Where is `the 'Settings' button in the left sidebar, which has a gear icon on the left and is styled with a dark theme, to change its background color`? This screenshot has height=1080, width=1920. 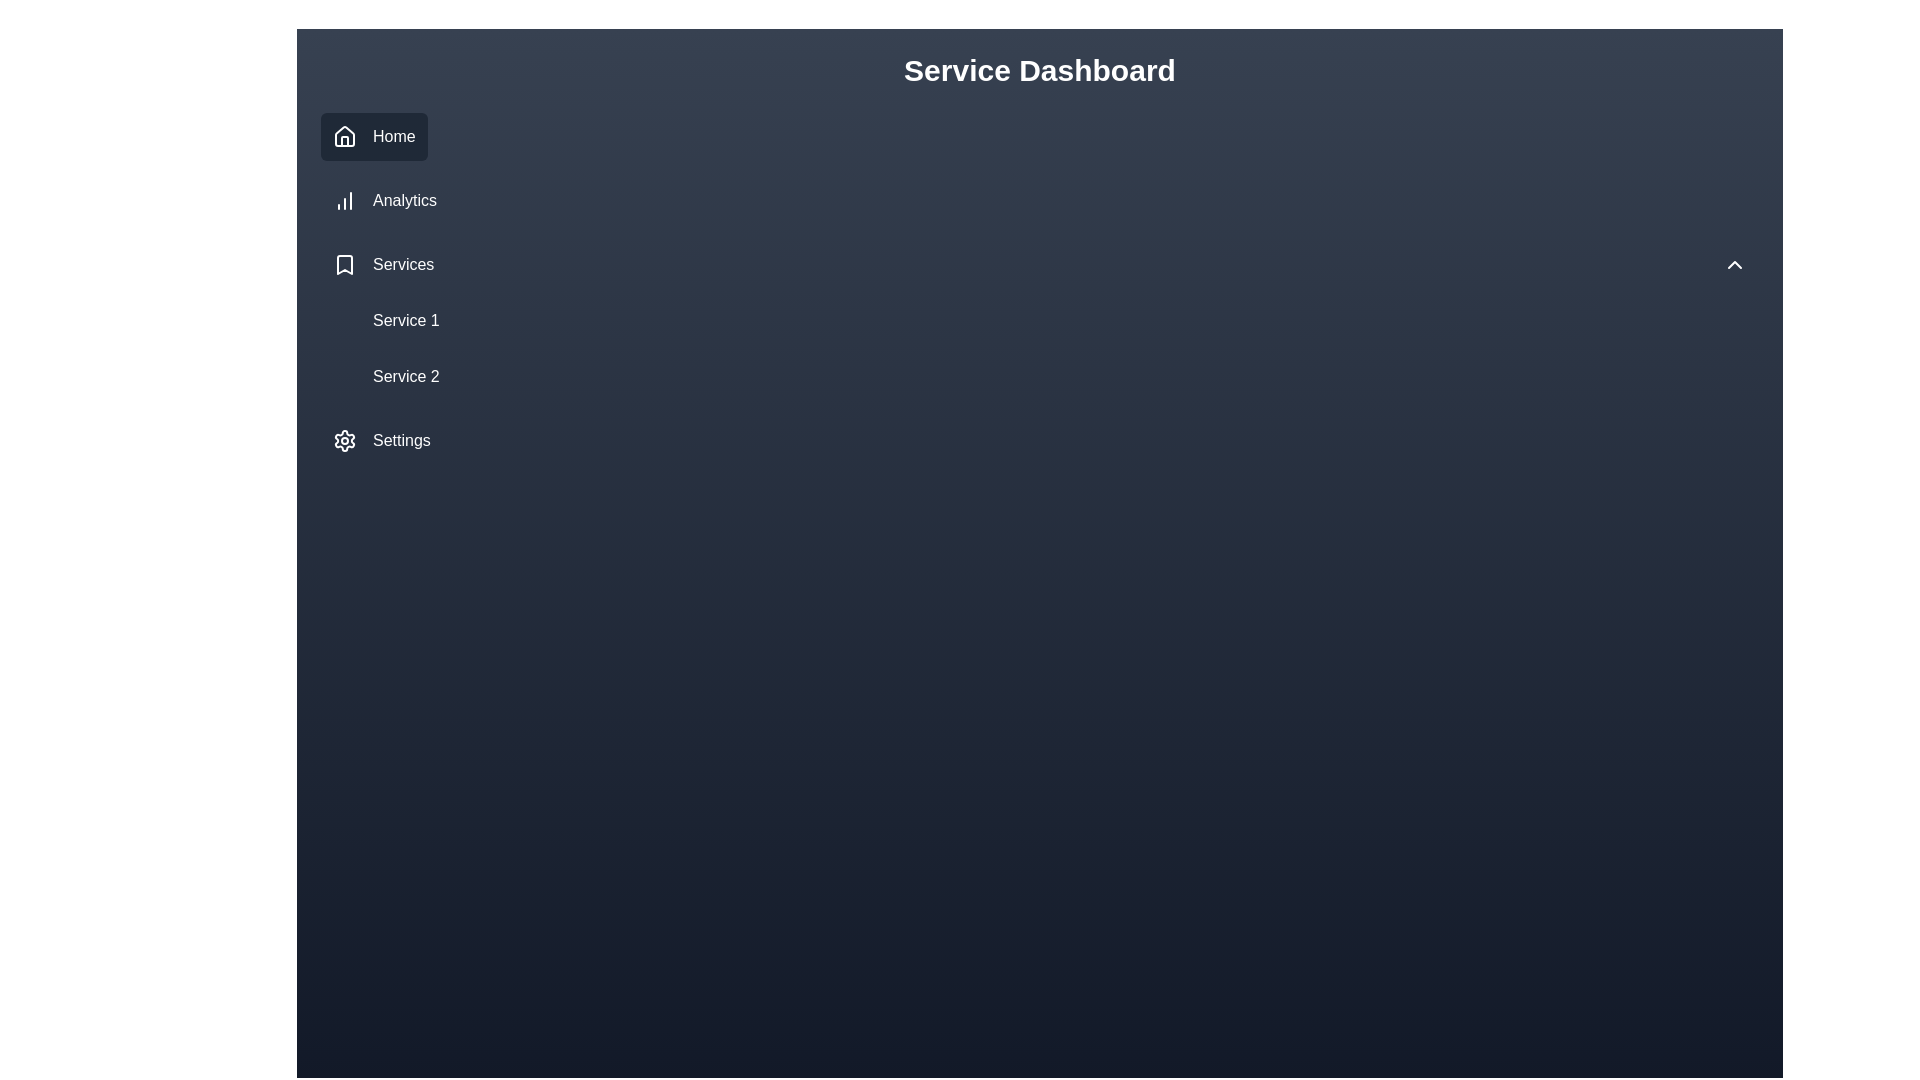 the 'Settings' button in the left sidebar, which has a gear icon on the left and is styled with a dark theme, to change its background color is located at coordinates (381, 439).